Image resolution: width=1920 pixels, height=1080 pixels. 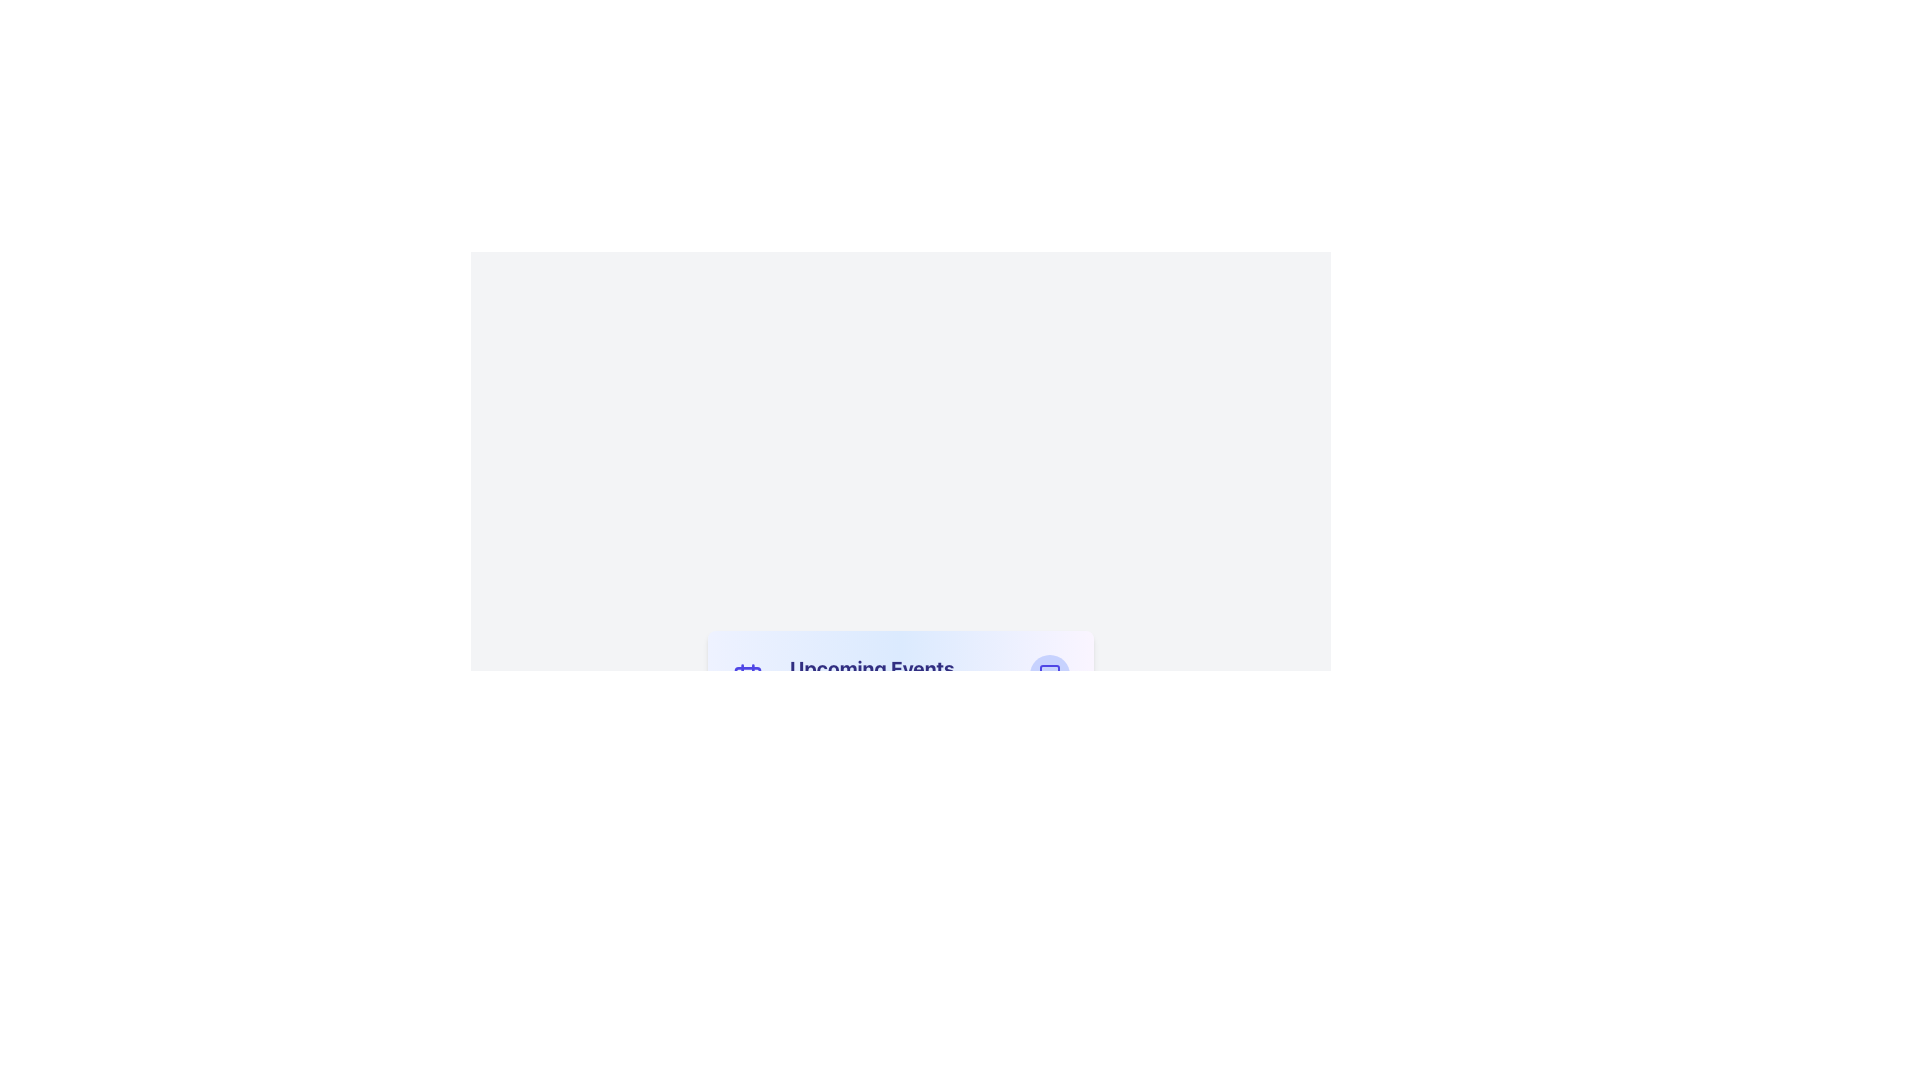 What do you see at coordinates (900, 909) in the screenshot?
I see `the button that initiates the creation of a new event to observe the hover color change` at bounding box center [900, 909].